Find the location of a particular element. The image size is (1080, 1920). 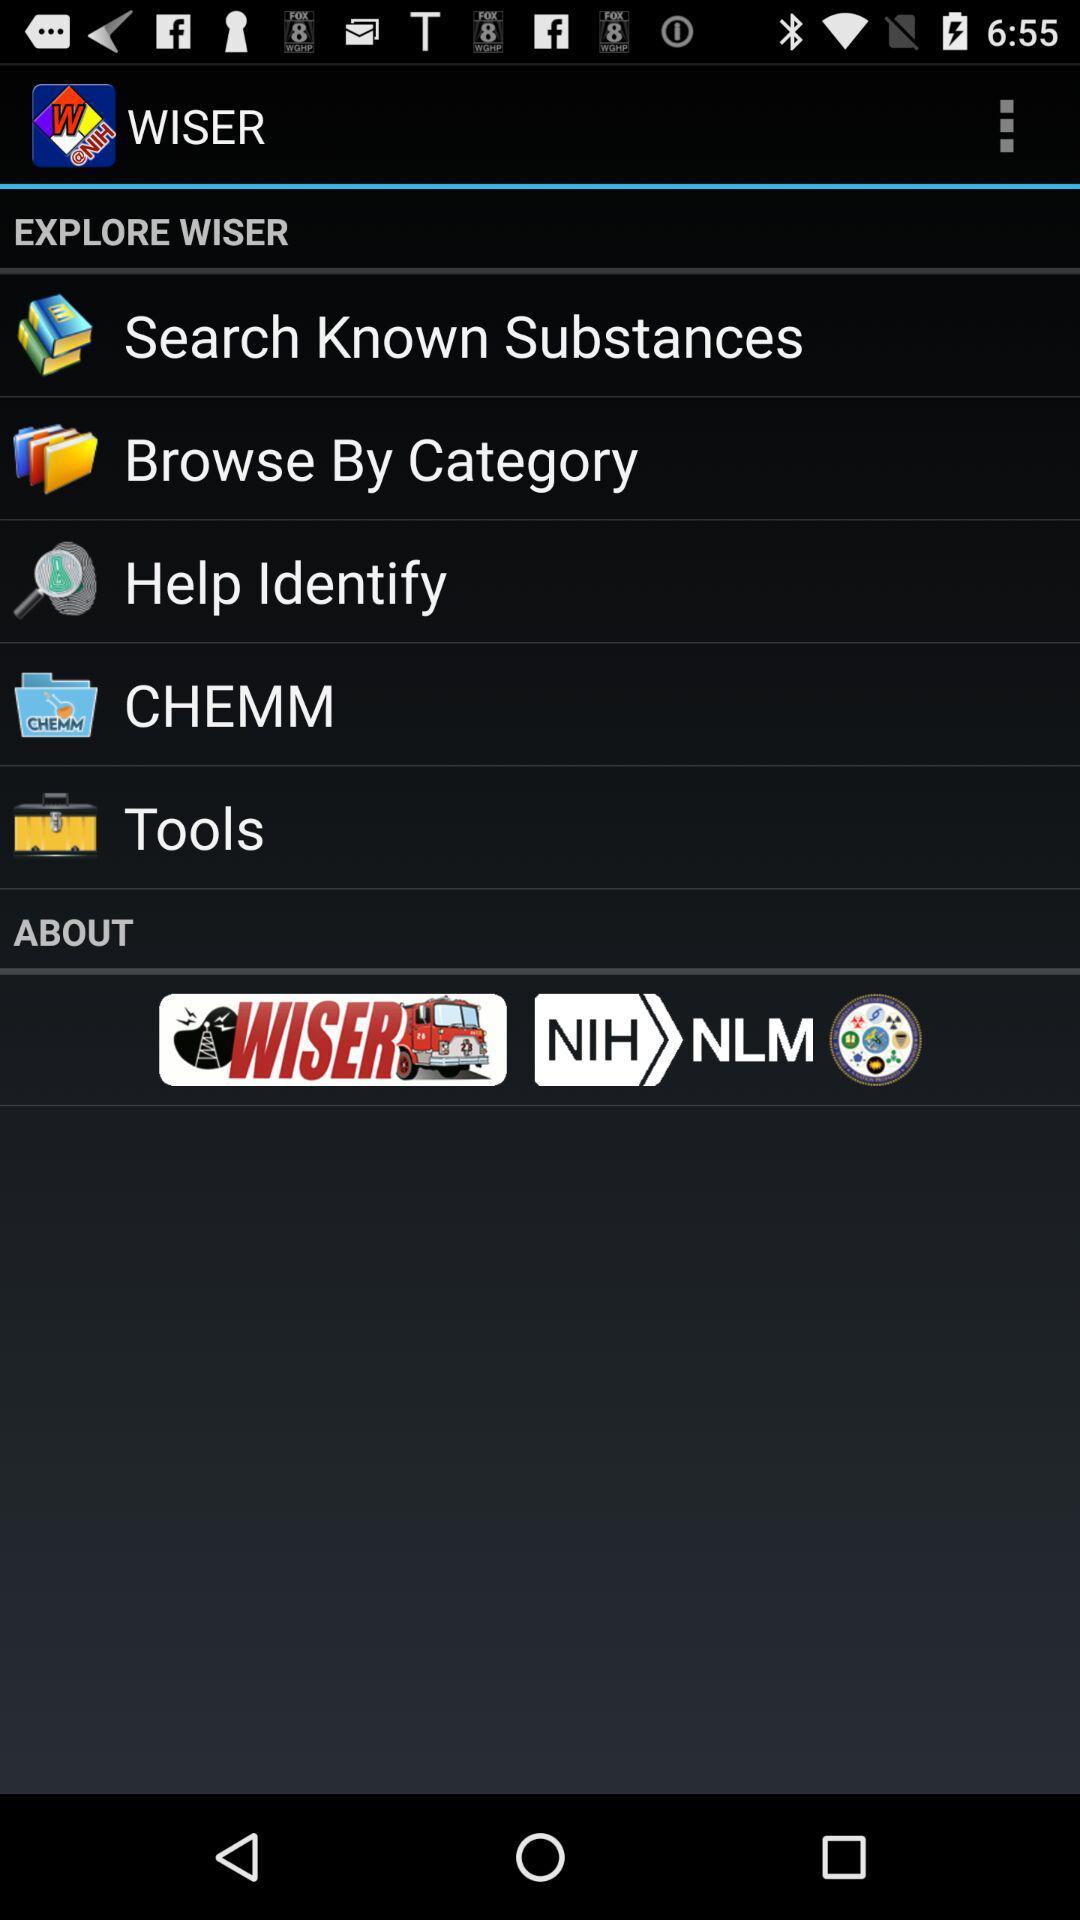

the icon above tools item is located at coordinates (600, 703).